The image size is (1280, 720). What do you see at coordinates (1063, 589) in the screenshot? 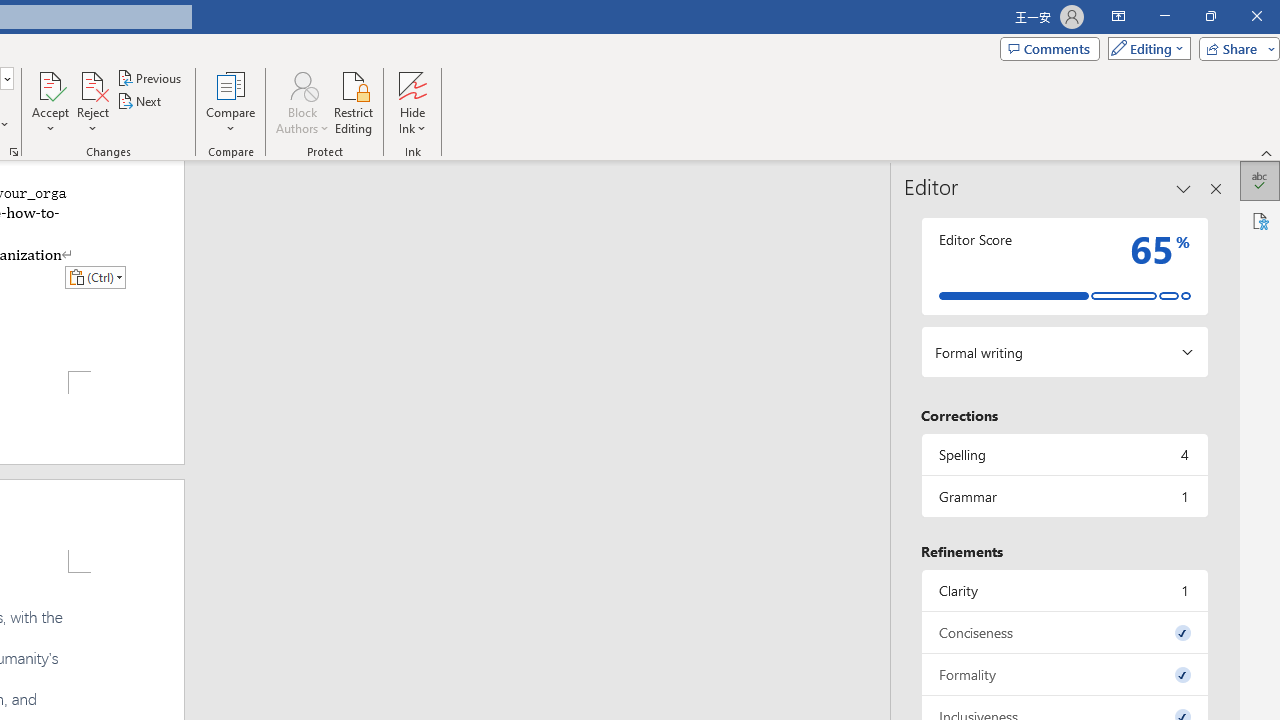
I see `'Clarity, 1 issue. Press space or enter to review items.'` at bounding box center [1063, 589].